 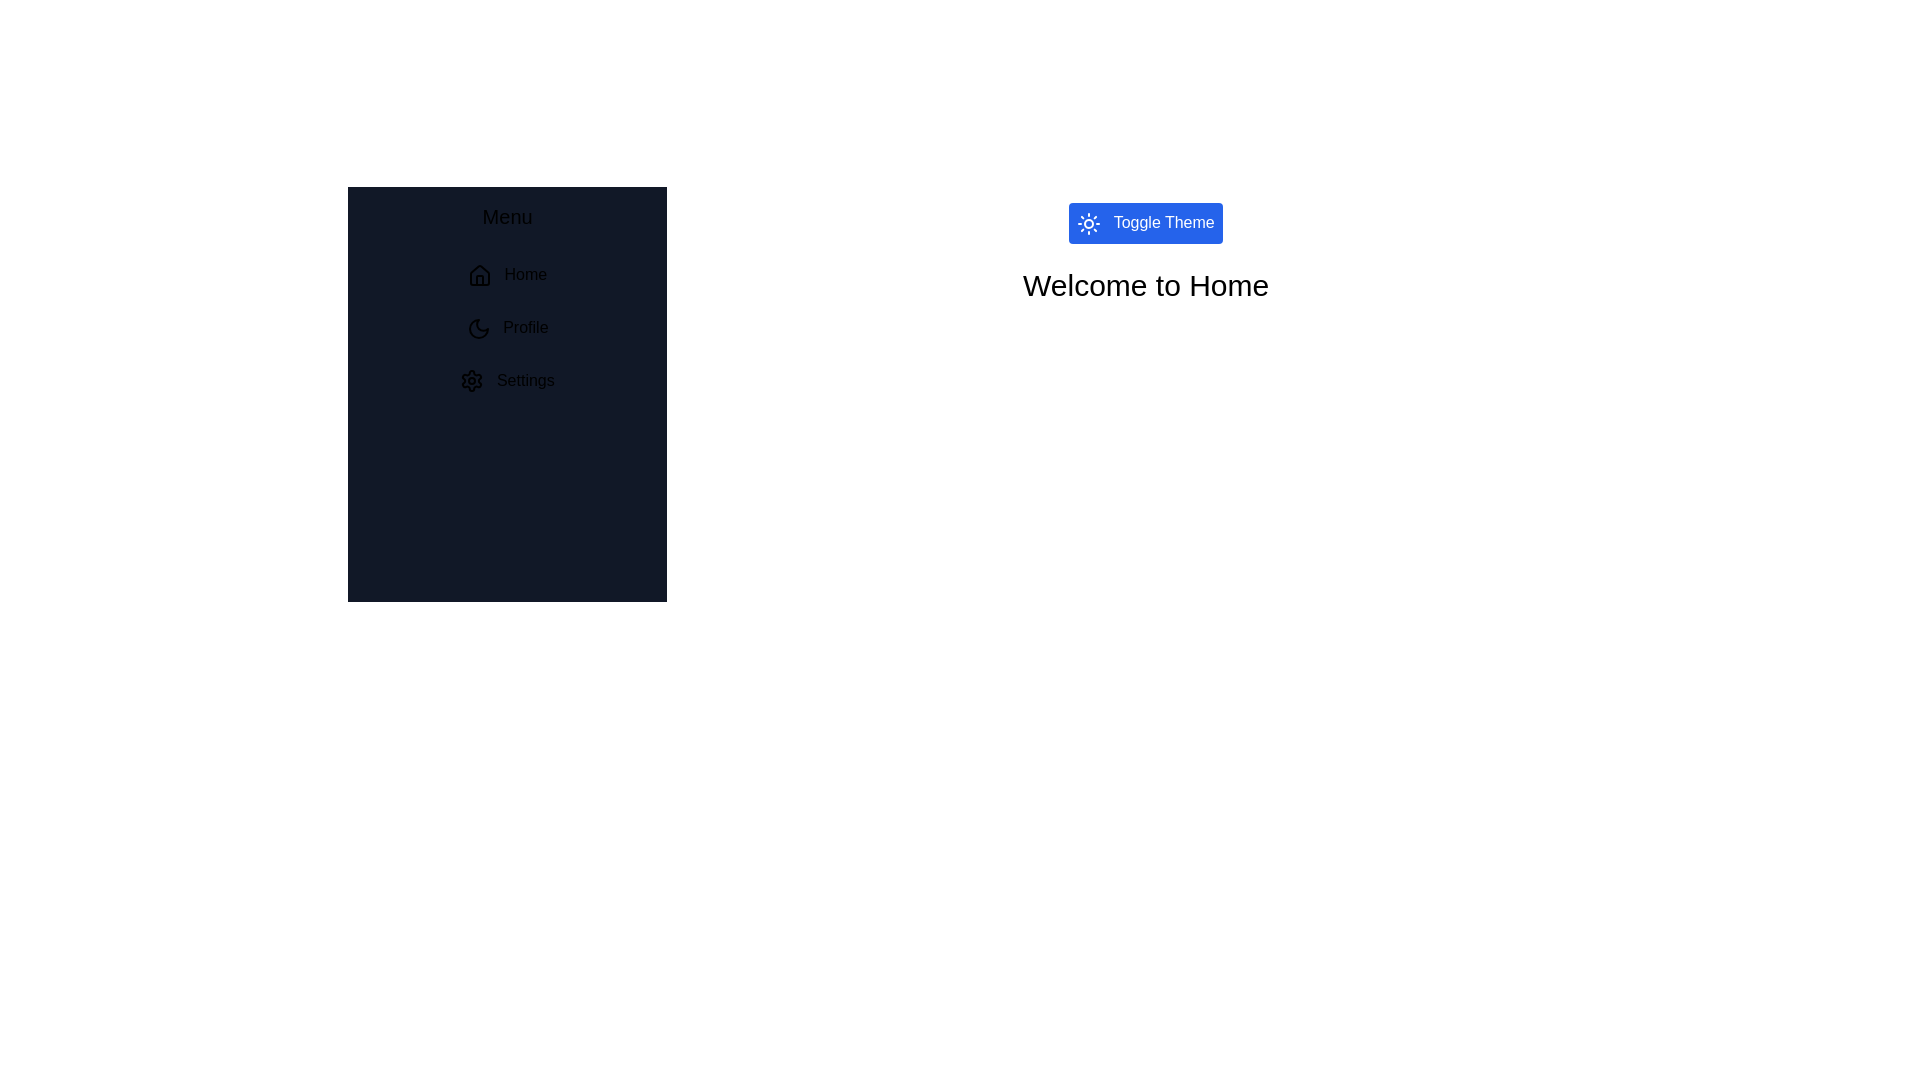 What do you see at coordinates (471, 381) in the screenshot?
I see `the icon next to the menu item Settings` at bounding box center [471, 381].